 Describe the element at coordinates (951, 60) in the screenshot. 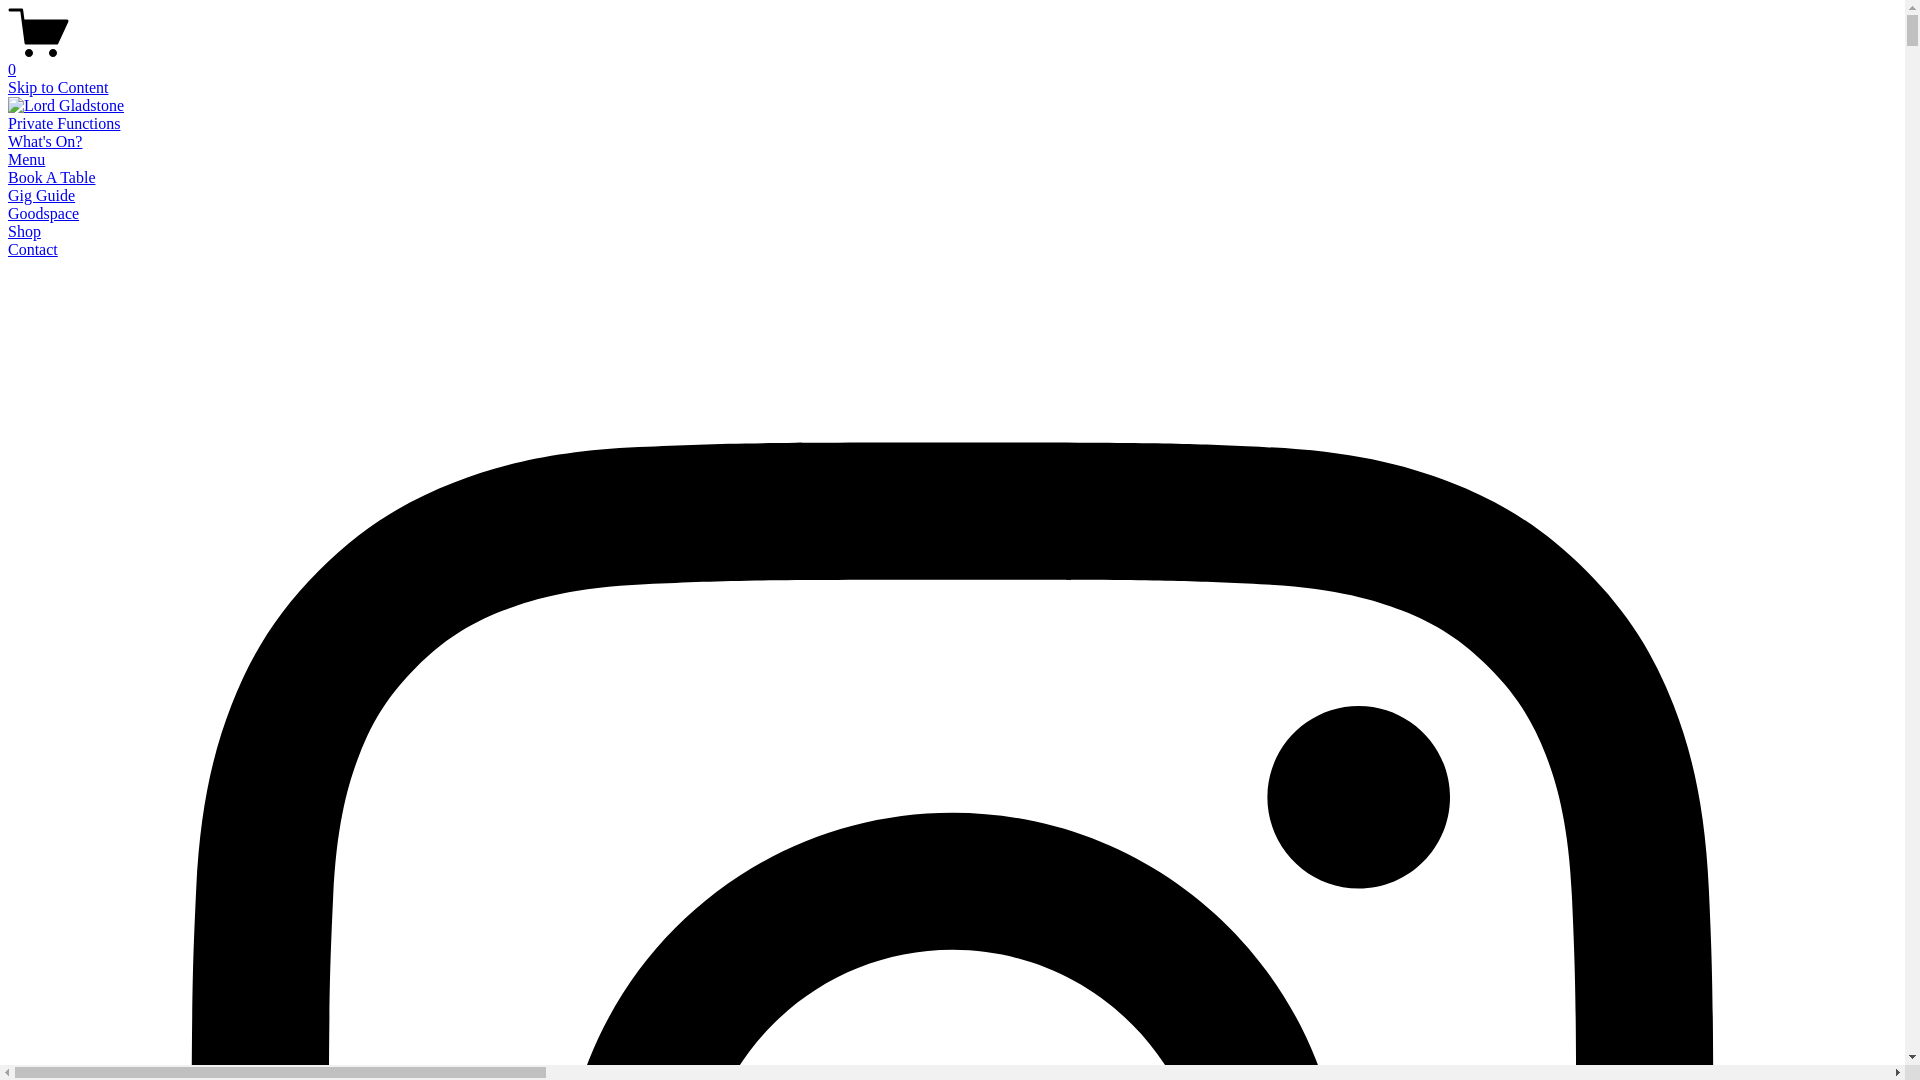

I see `'0'` at that location.